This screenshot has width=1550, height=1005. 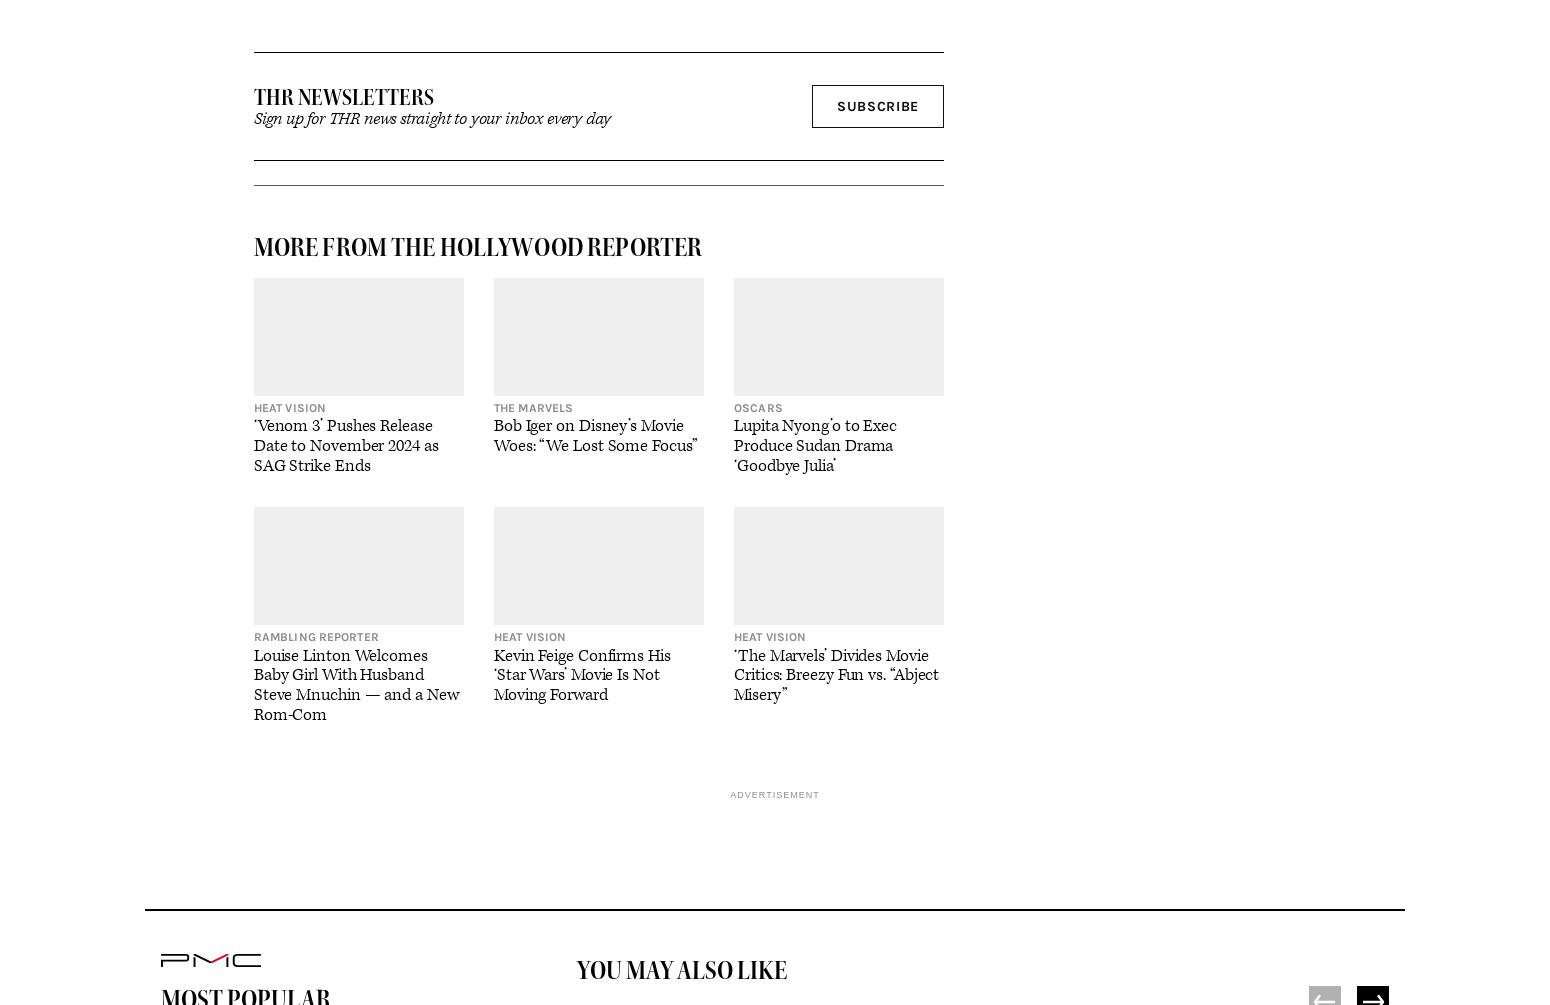 I want to click on 'The Marvels', so click(x=532, y=407).